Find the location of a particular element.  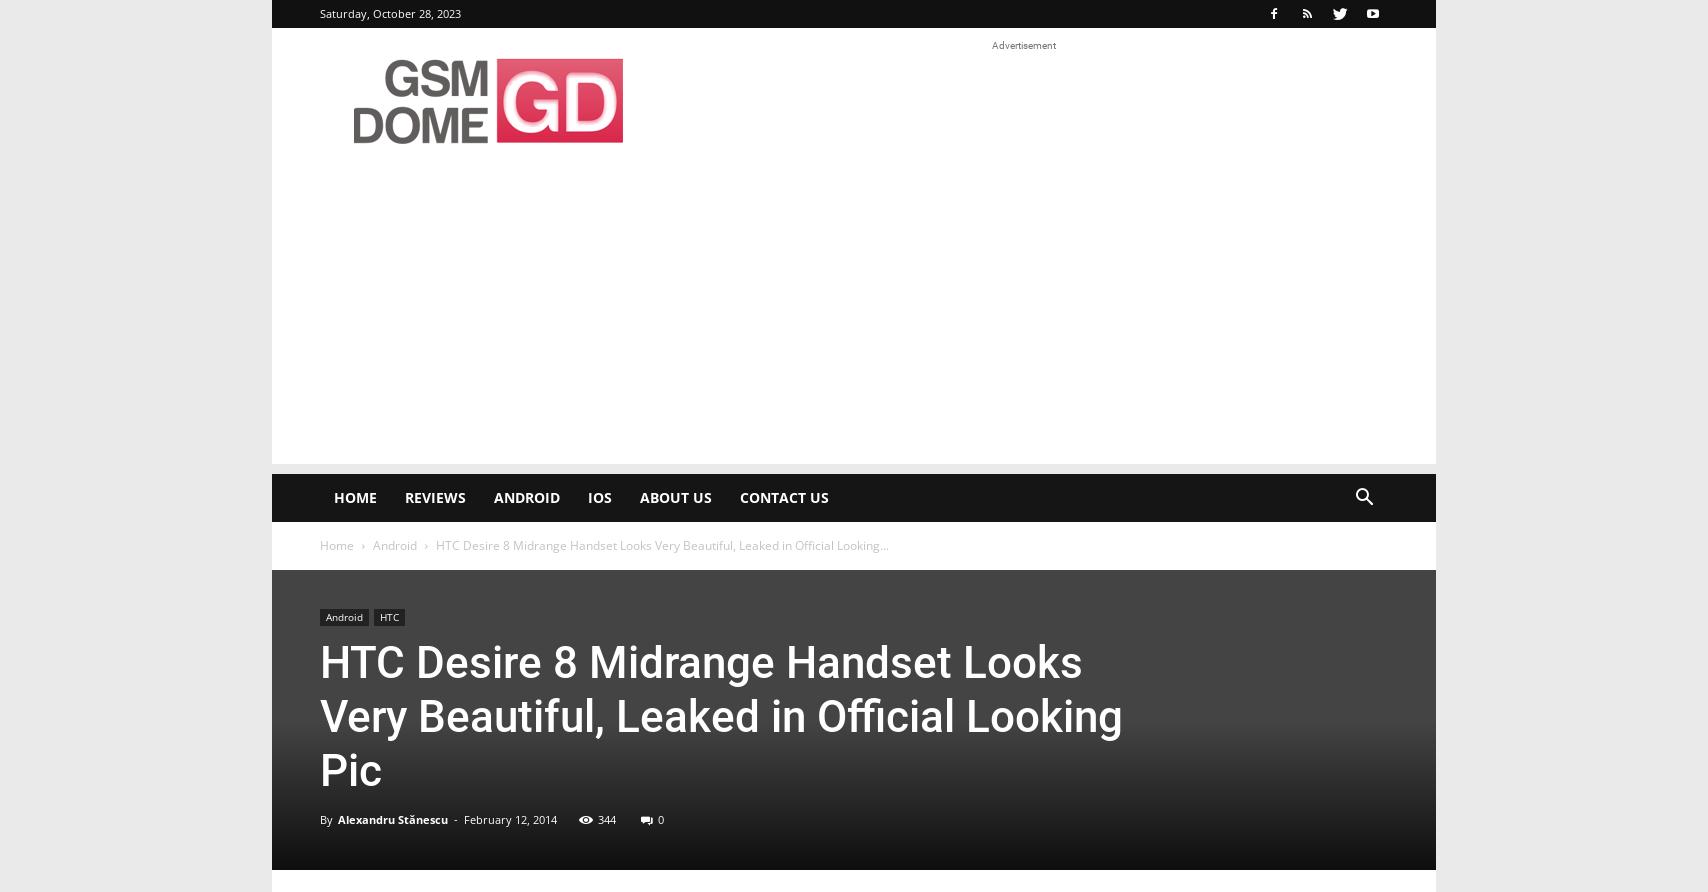

'HTC' is located at coordinates (389, 615).